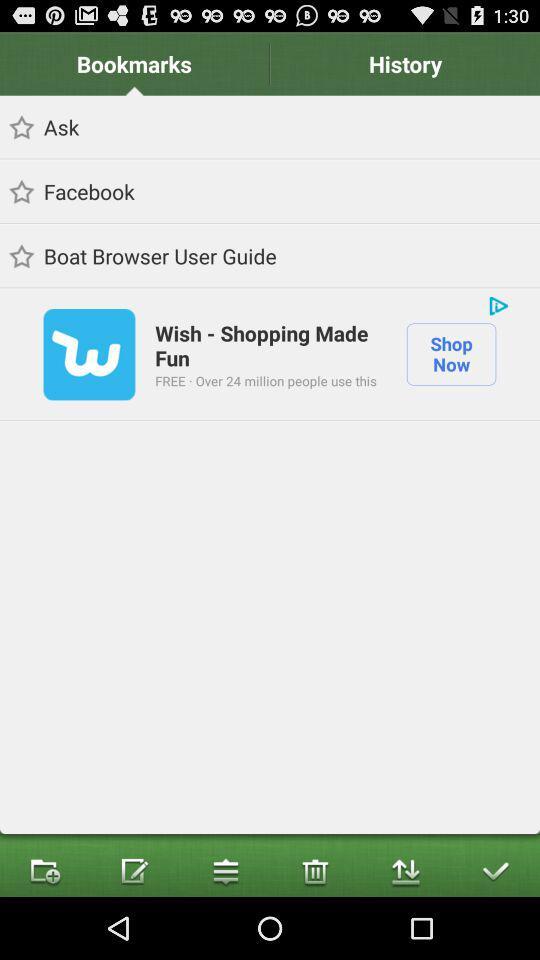  Describe the element at coordinates (314, 869) in the screenshot. I see `item below free over 24 item` at that location.